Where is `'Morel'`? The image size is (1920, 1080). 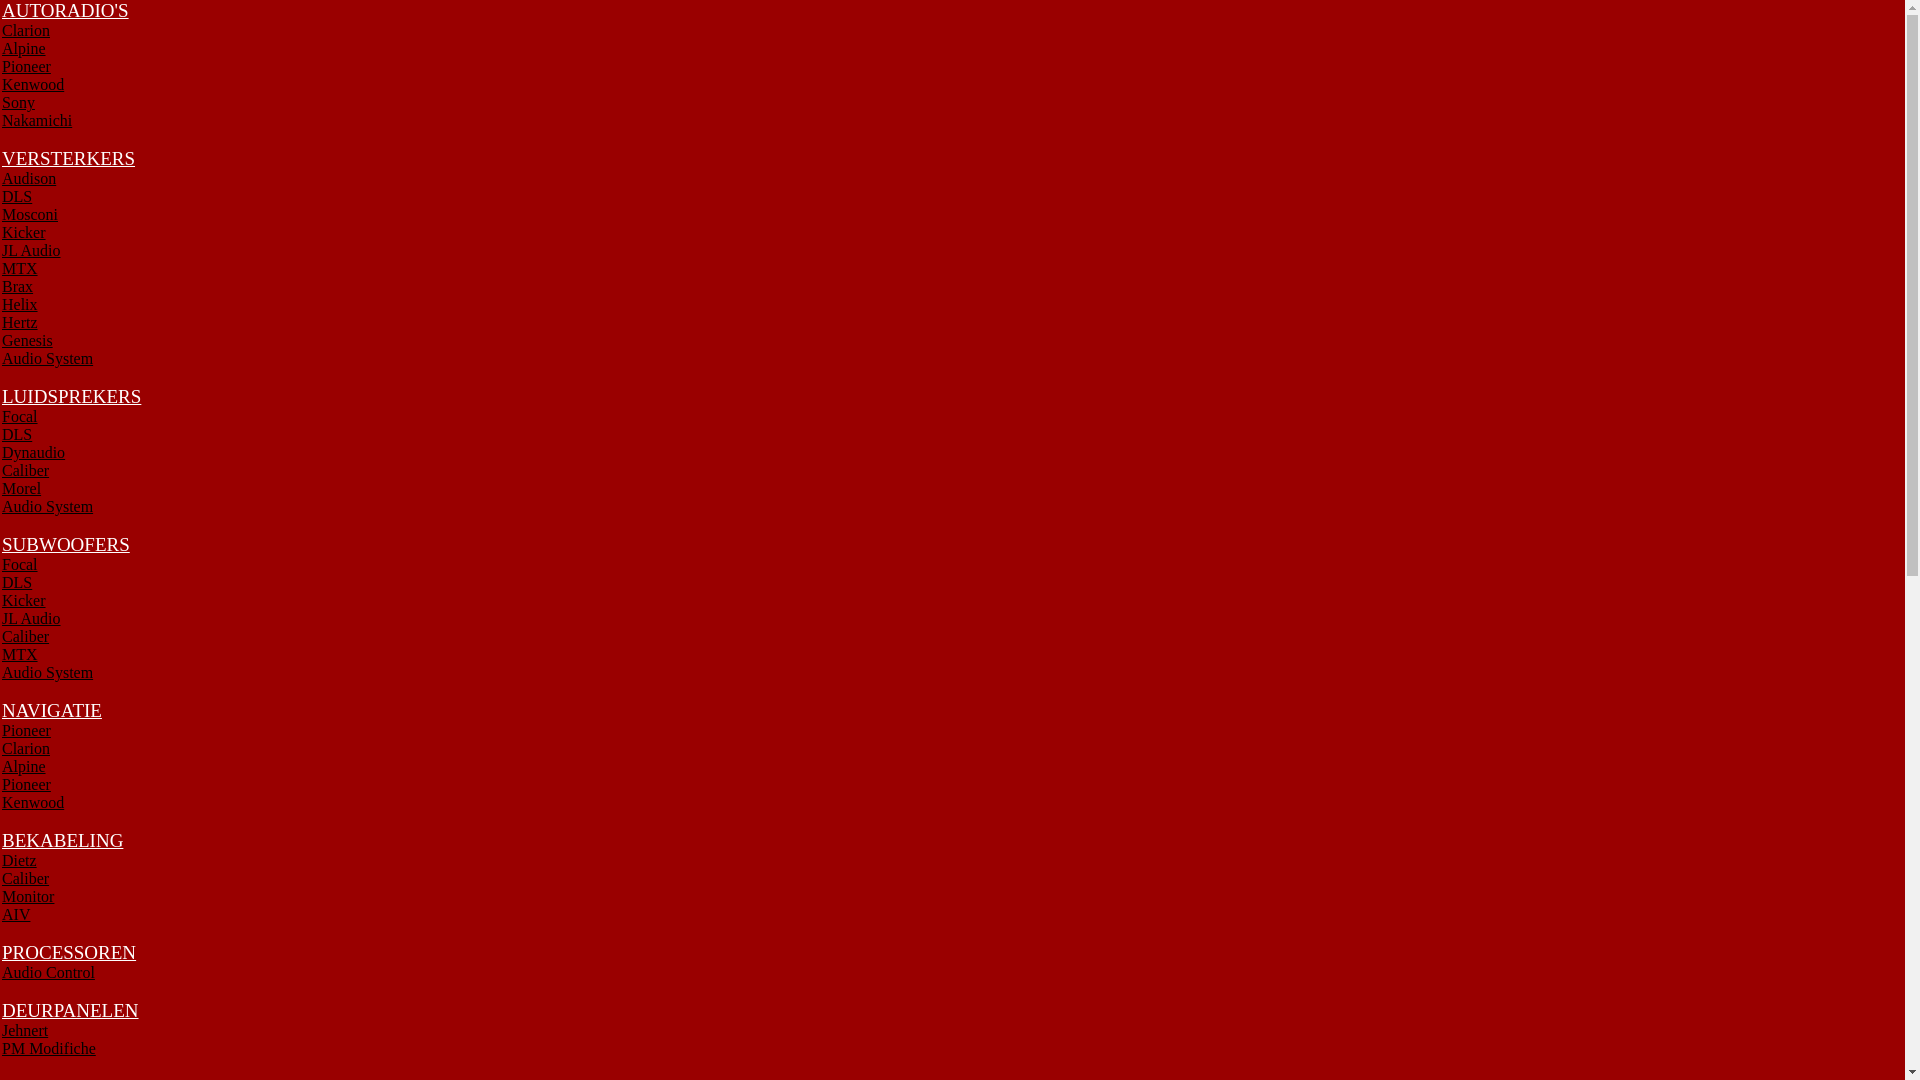 'Morel' is located at coordinates (21, 488).